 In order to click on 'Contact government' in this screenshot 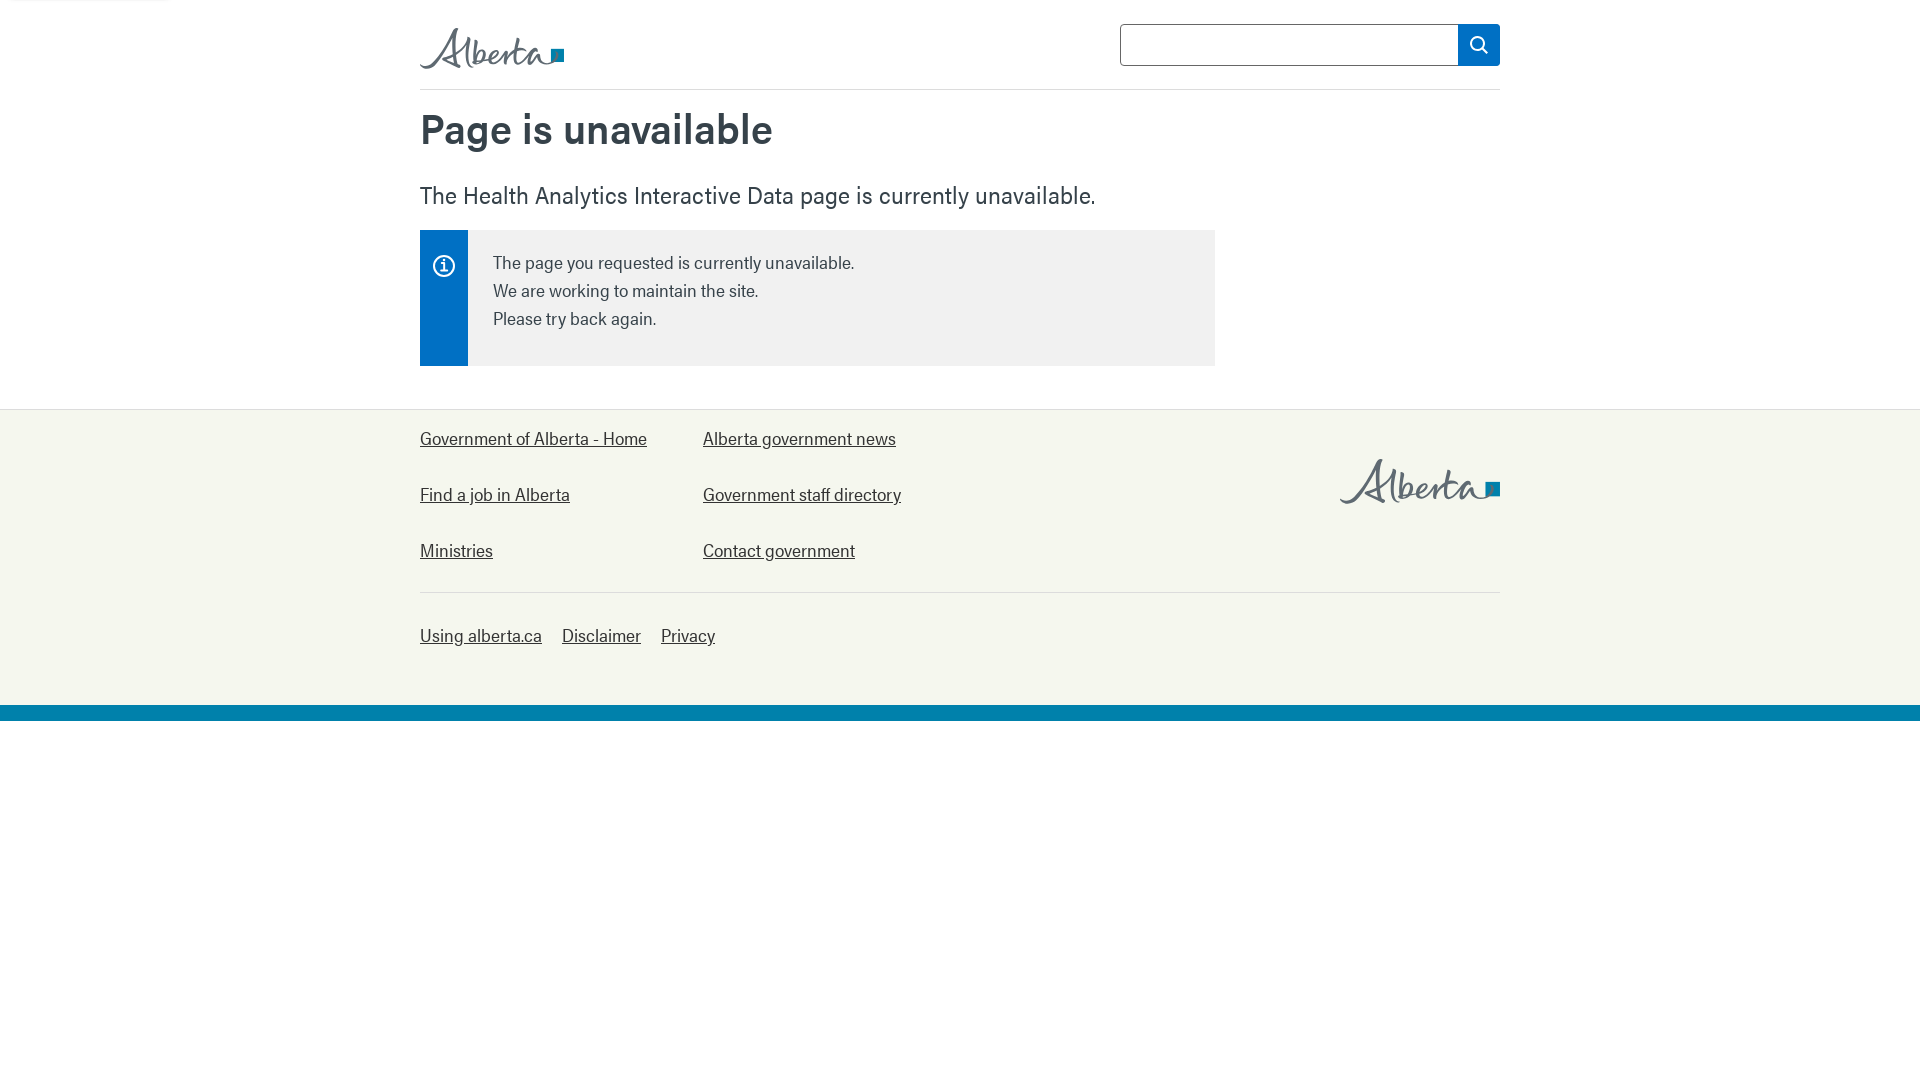, I will do `click(702, 550)`.